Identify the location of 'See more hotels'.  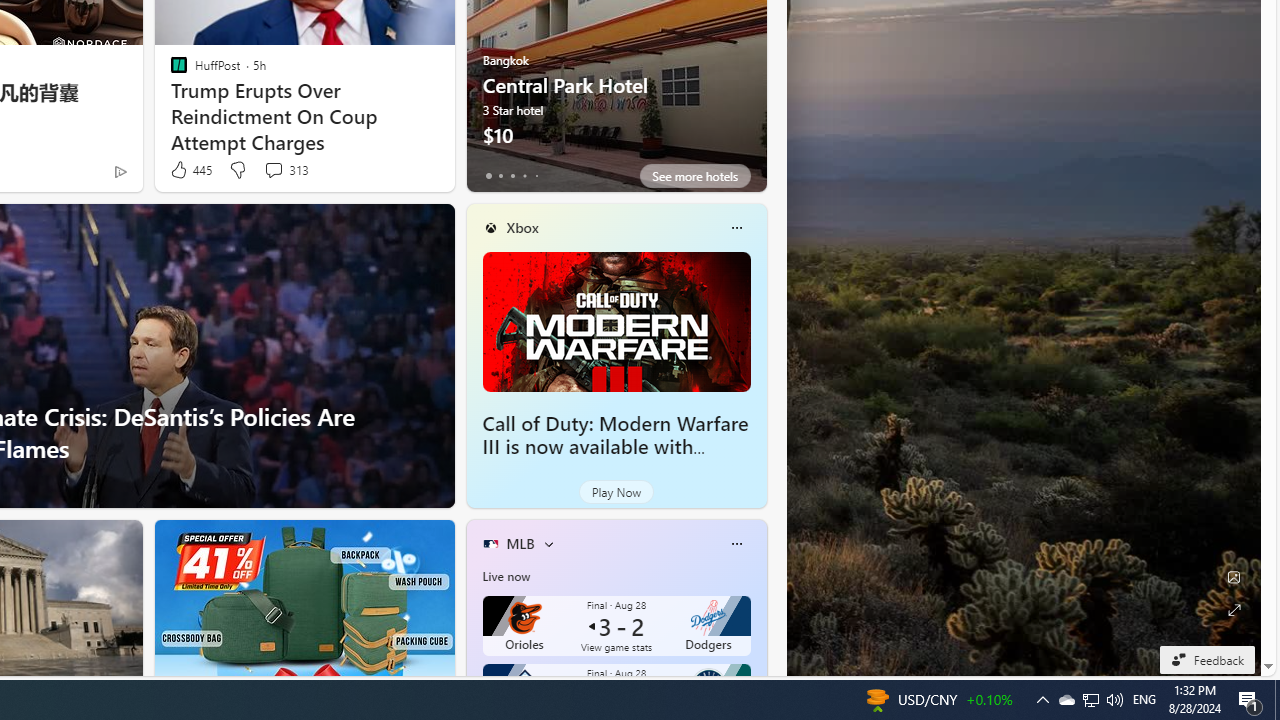
(695, 175).